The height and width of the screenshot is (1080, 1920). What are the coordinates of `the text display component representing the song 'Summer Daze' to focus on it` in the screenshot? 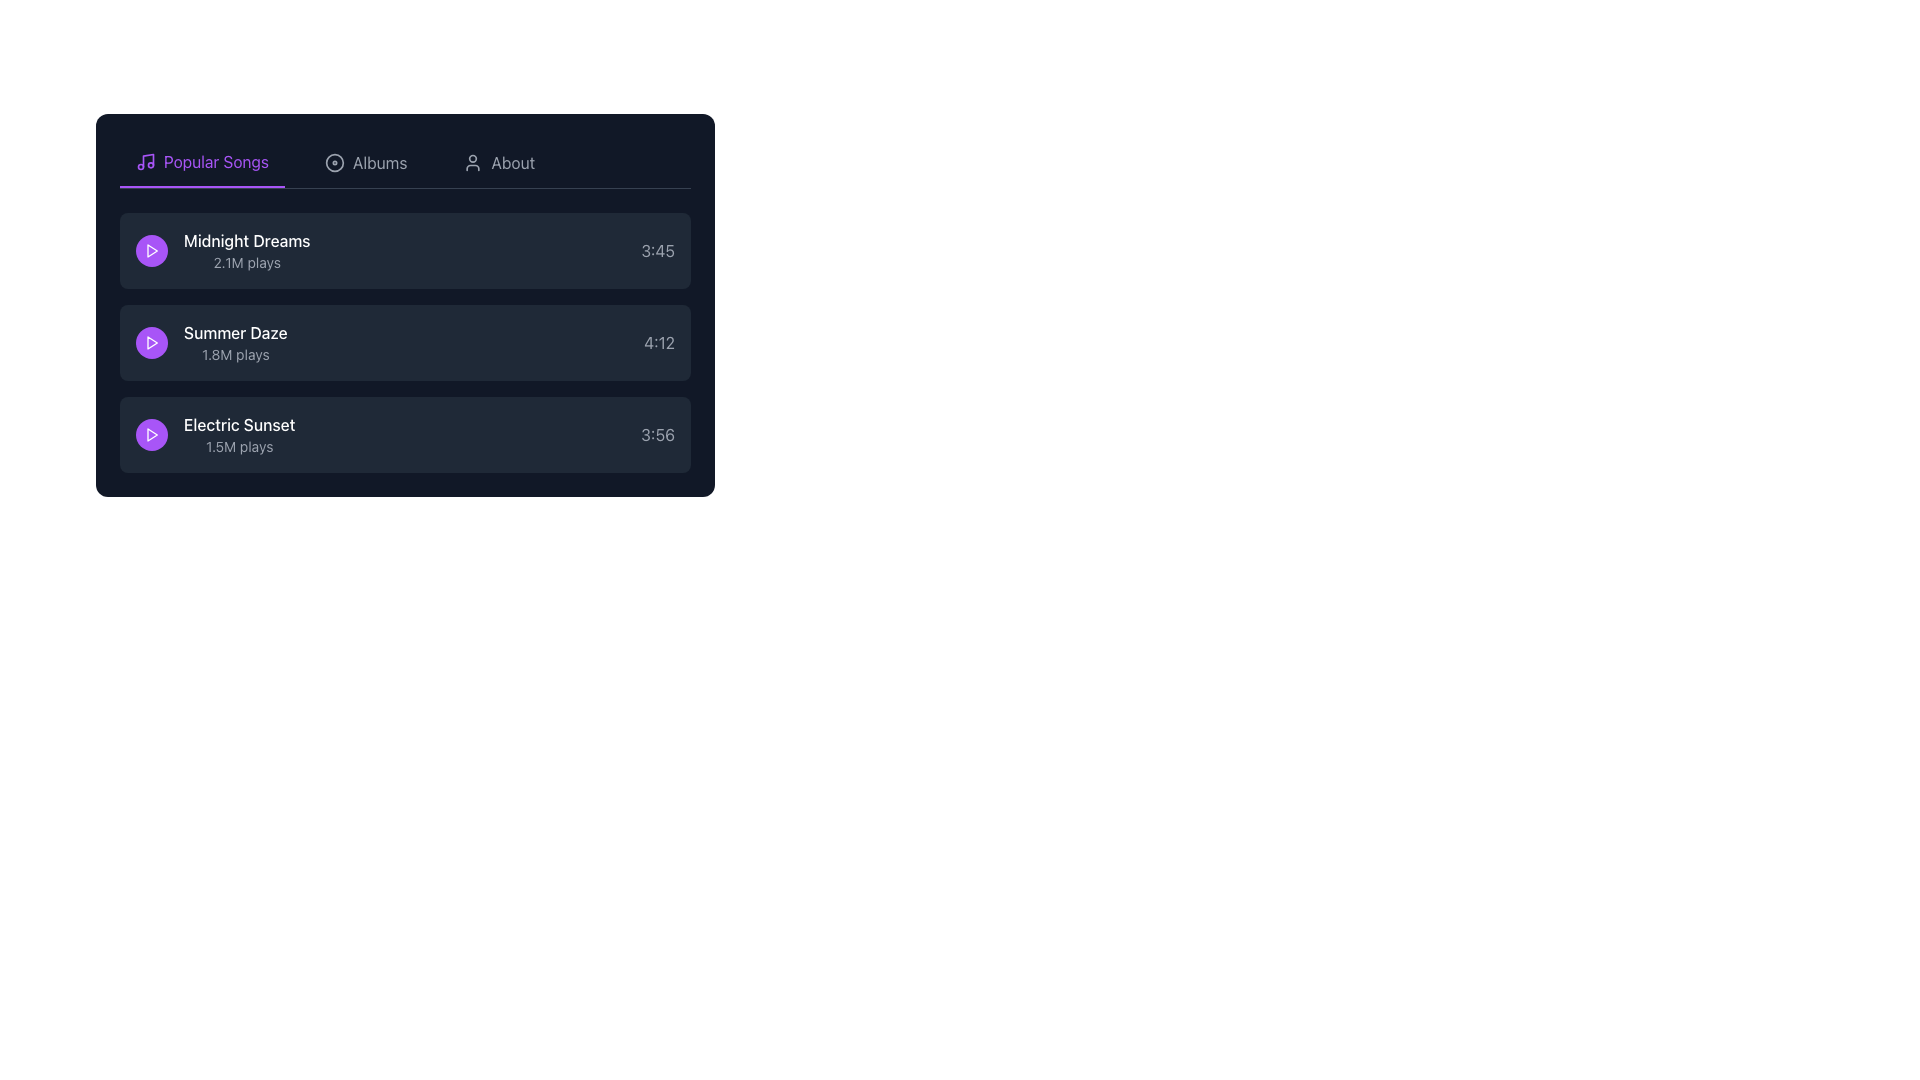 It's located at (211, 342).